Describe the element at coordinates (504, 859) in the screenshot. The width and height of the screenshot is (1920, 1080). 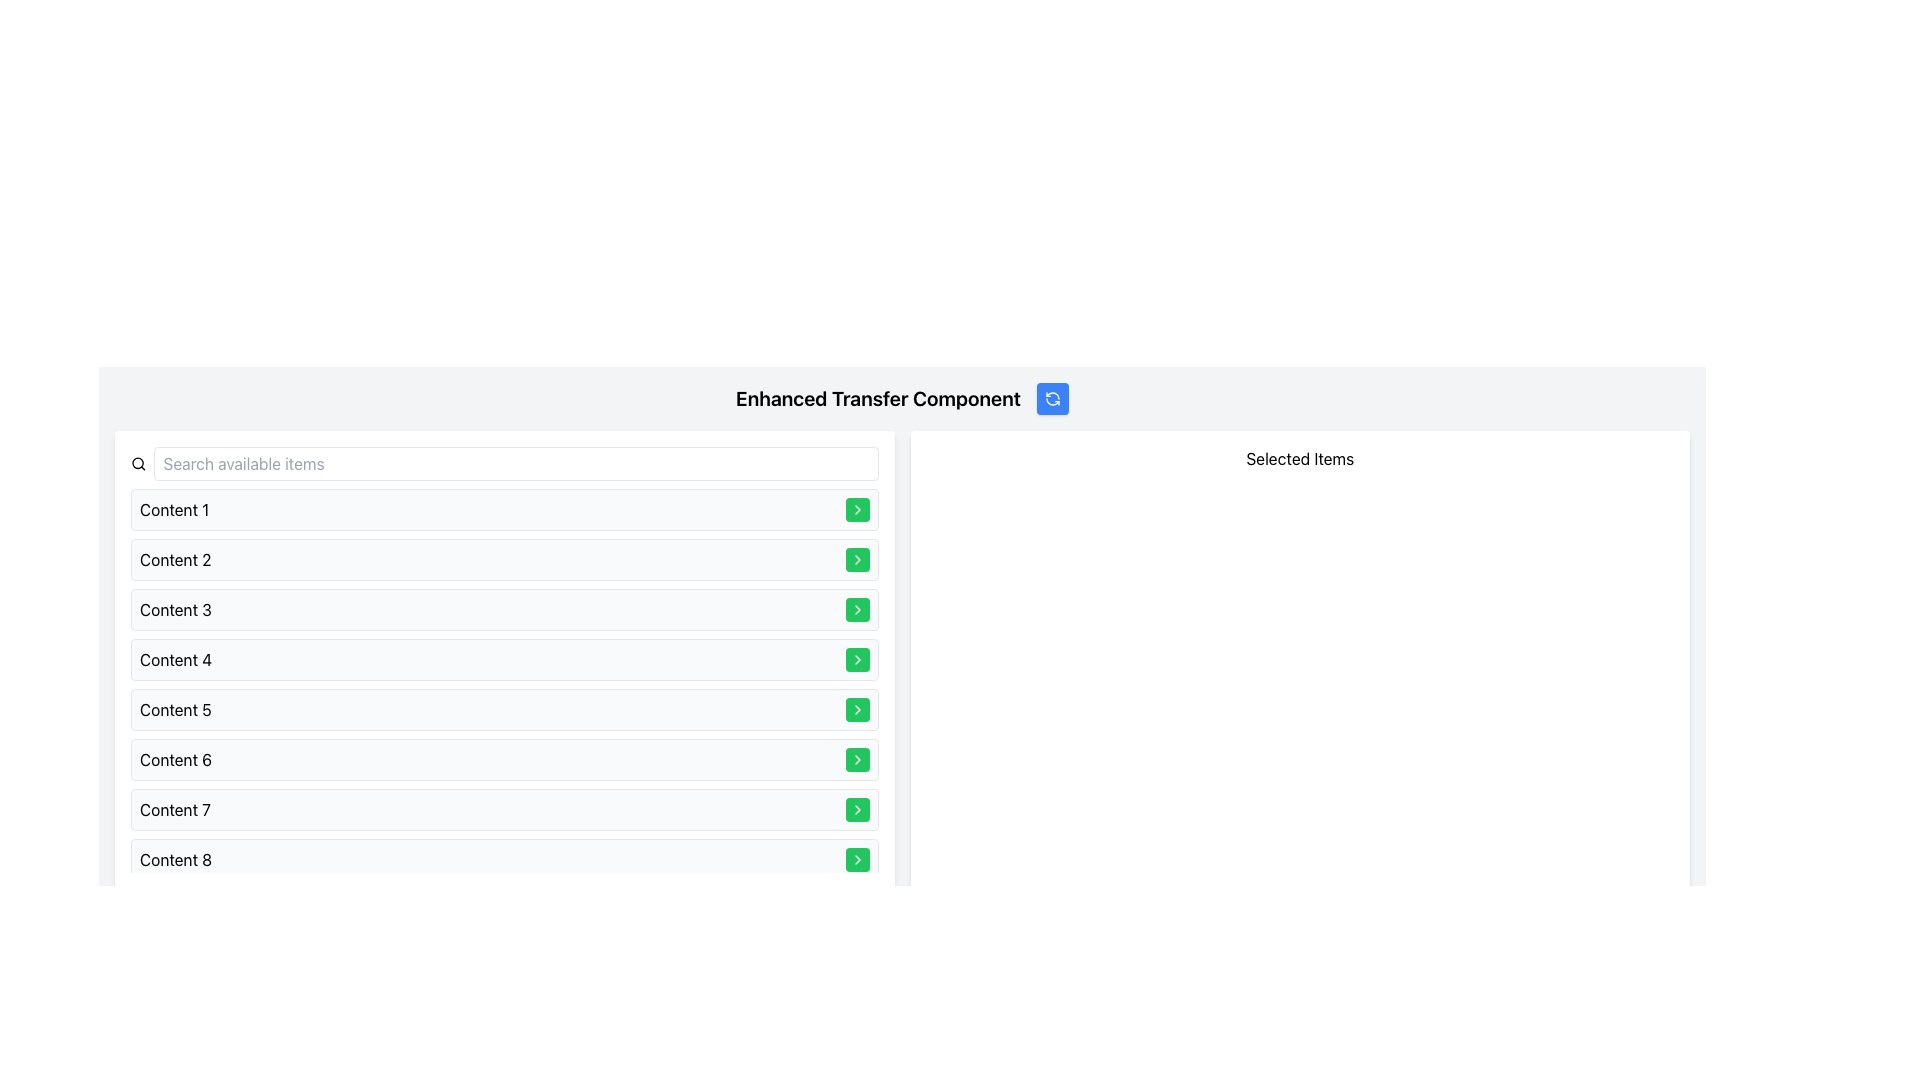
I see `the green button of the interactive list item representing 'Content 8'` at that location.